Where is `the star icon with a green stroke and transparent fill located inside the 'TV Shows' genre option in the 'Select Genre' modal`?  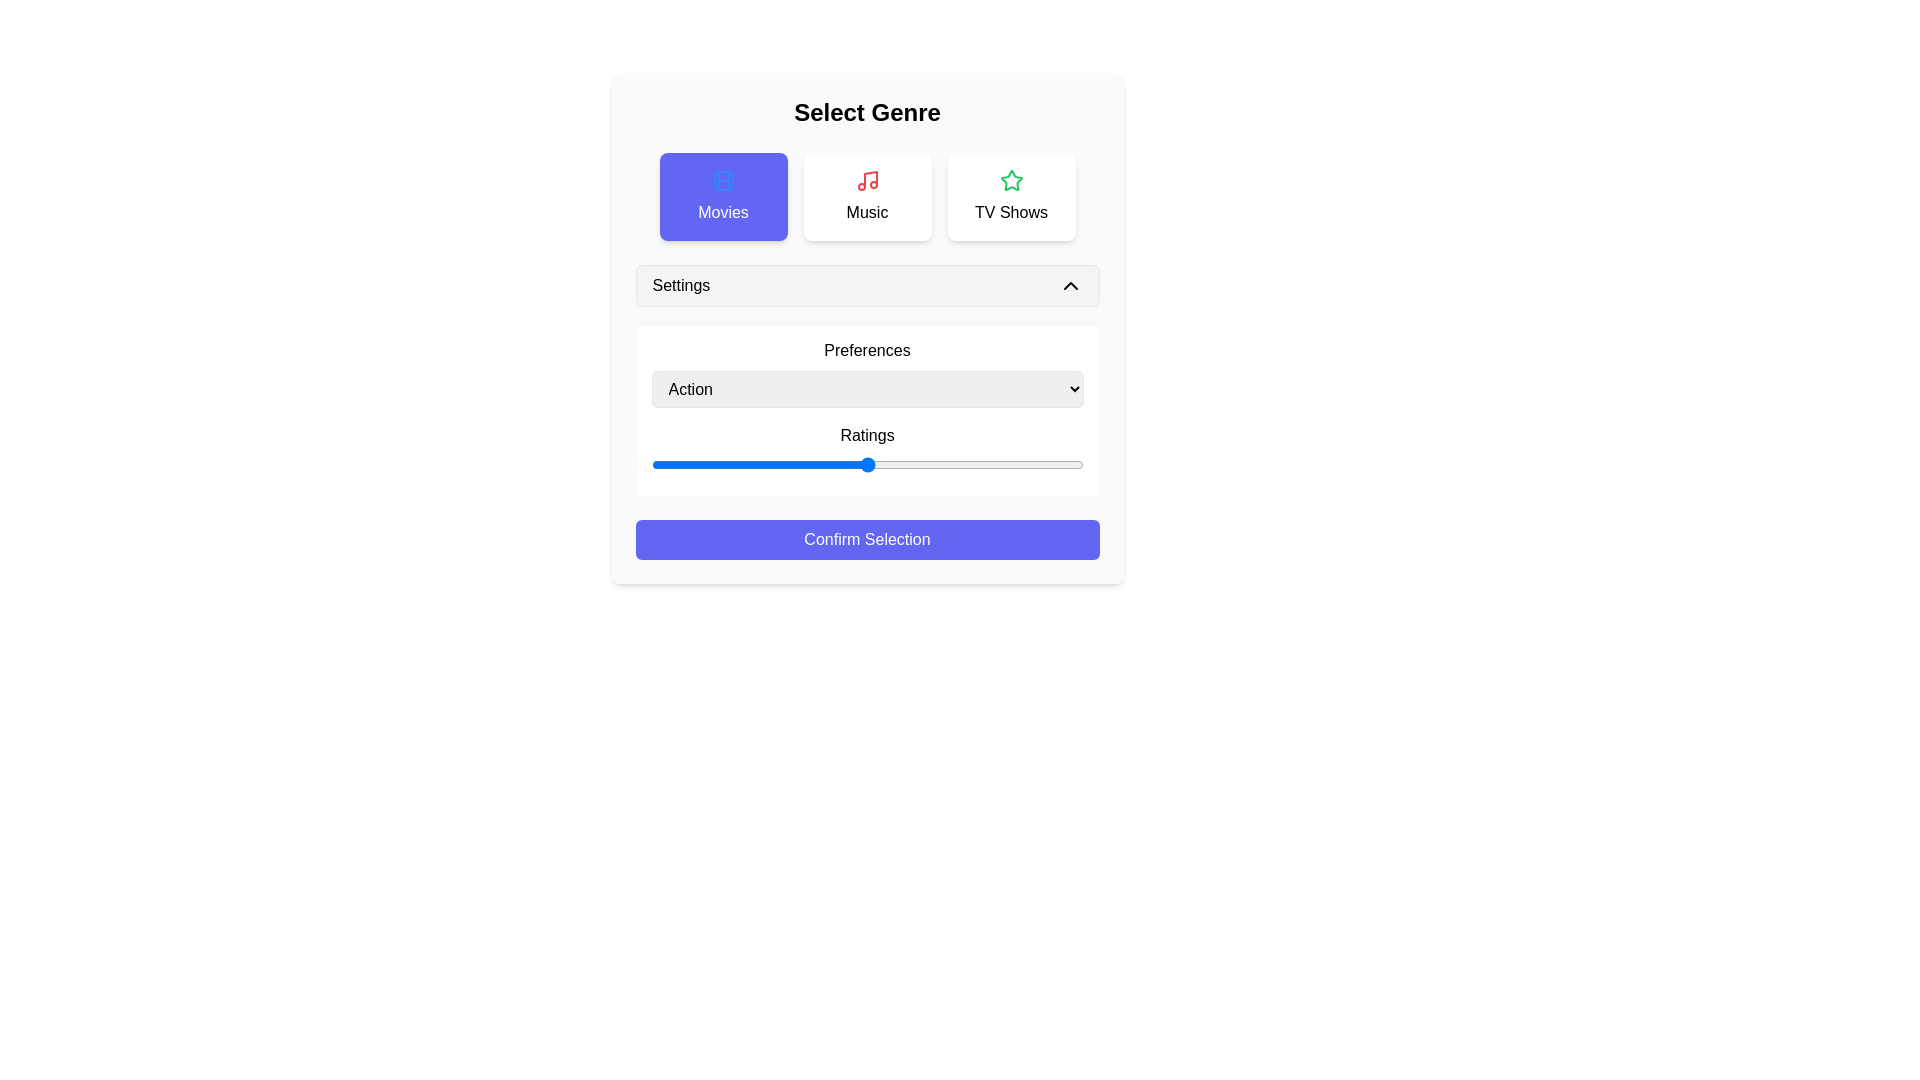
the star icon with a green stroke and transparent fill located inside the 'TV Shows' genre option in the 'Select Genre' modal is located at coordinates (1011, 180).